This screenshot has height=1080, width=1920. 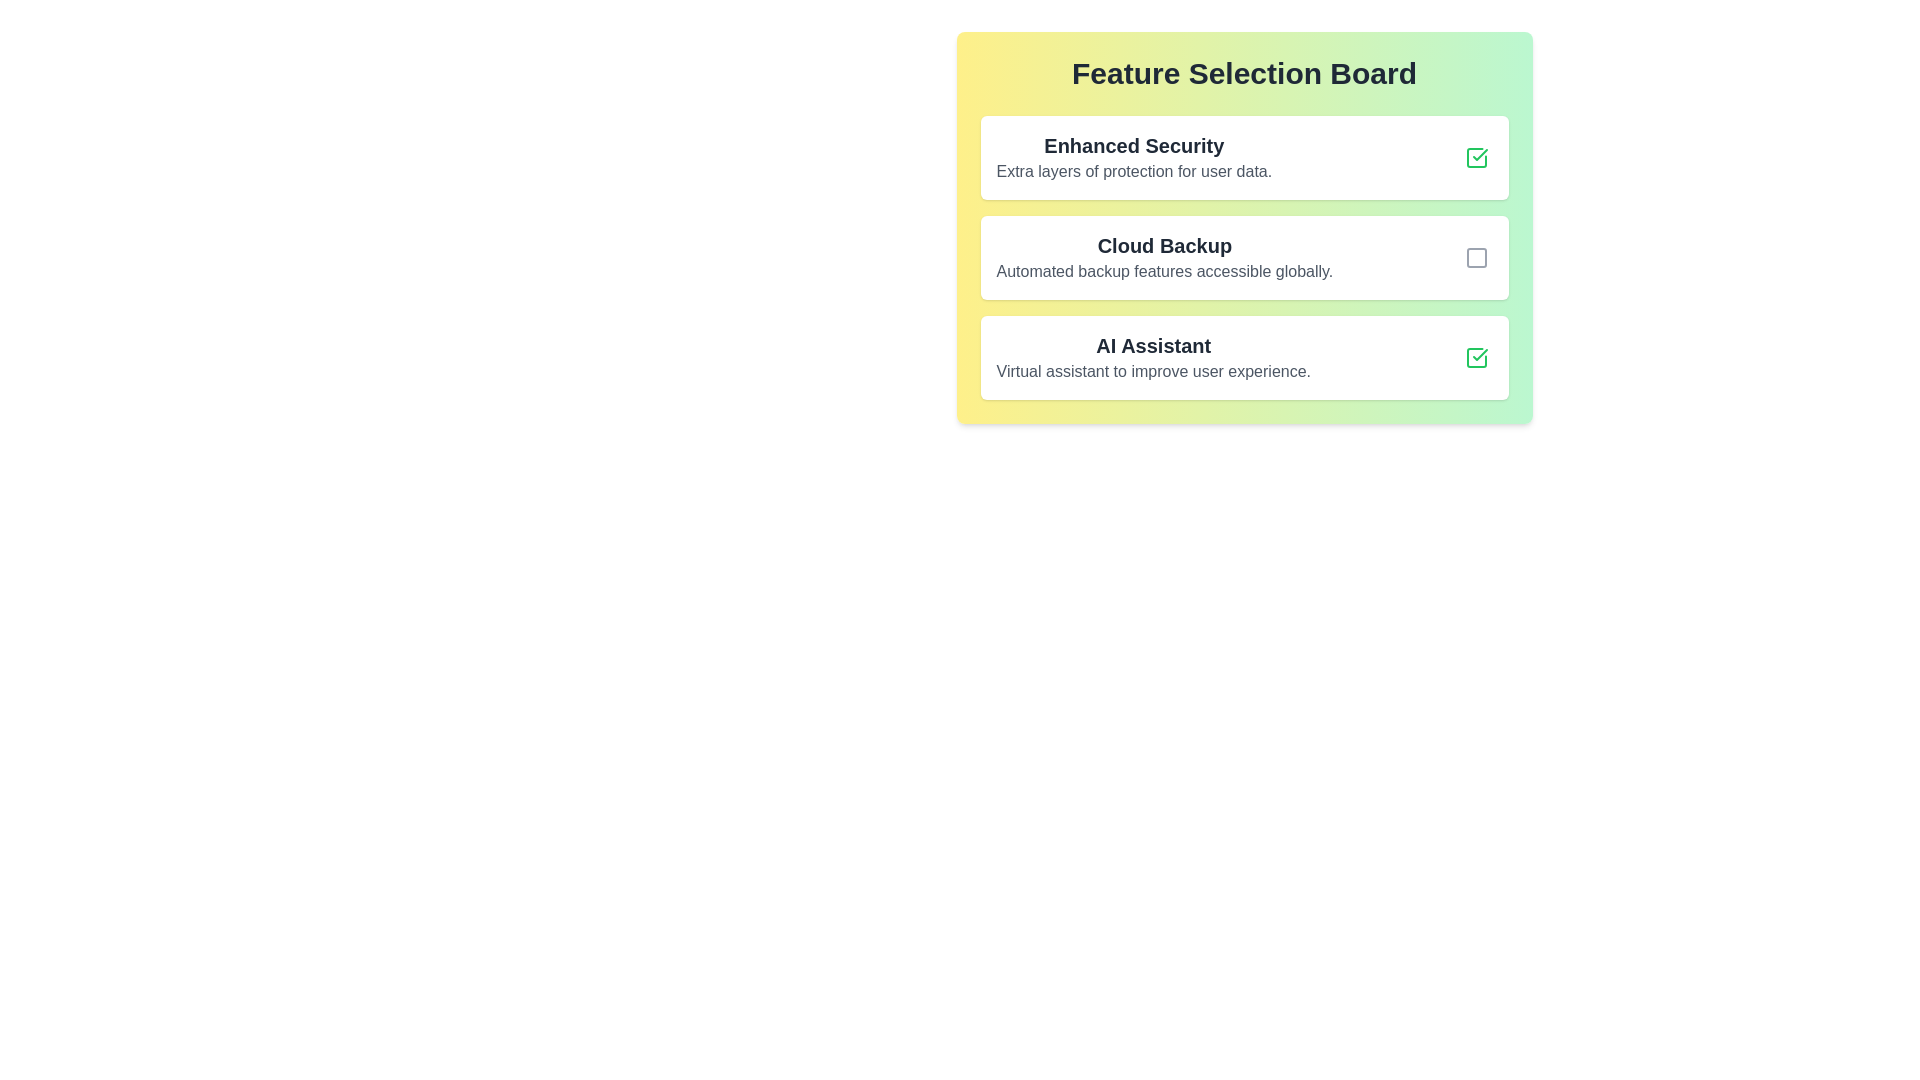 What do you see at coordinates (1134, 171) in the screenshot?
I see `subtitle text located below the 'Enhanced Security' heading in the 'Feature Selection Board'` at bounding box center [1134, 171].